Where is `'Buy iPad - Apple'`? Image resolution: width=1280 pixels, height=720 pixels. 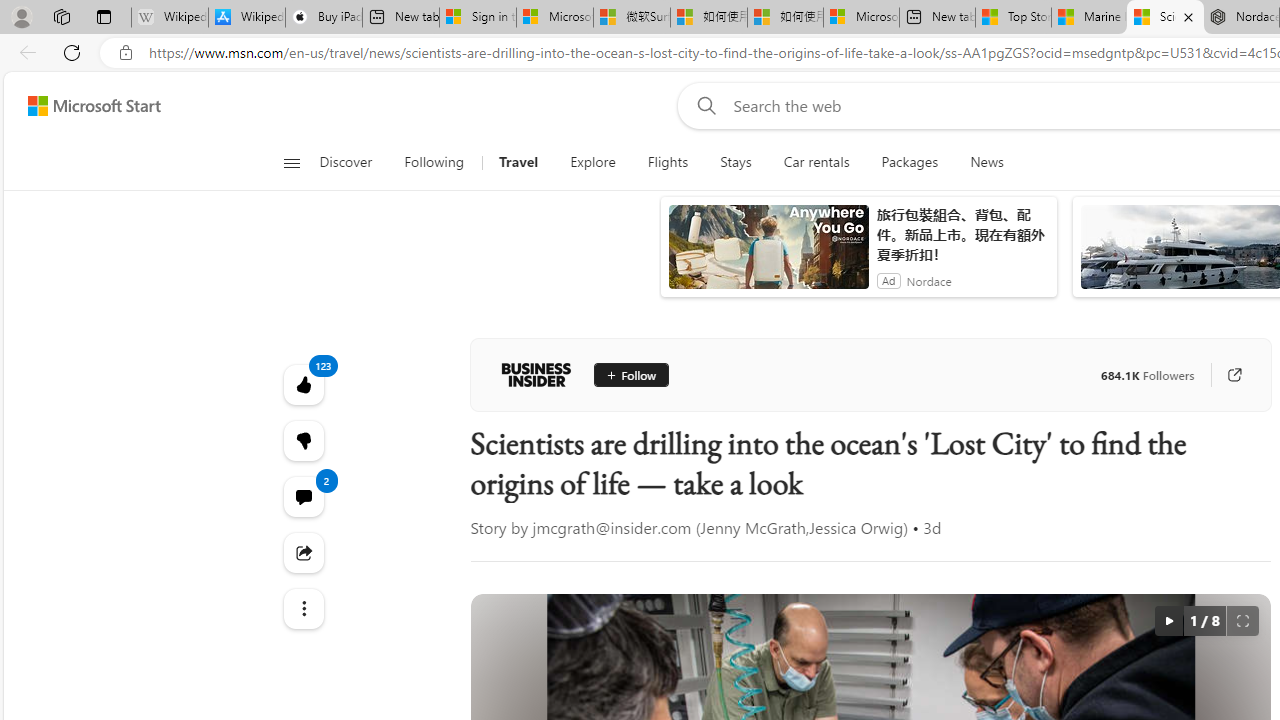
'Buy iPad - Apple' is located at coordinates (323, 17).